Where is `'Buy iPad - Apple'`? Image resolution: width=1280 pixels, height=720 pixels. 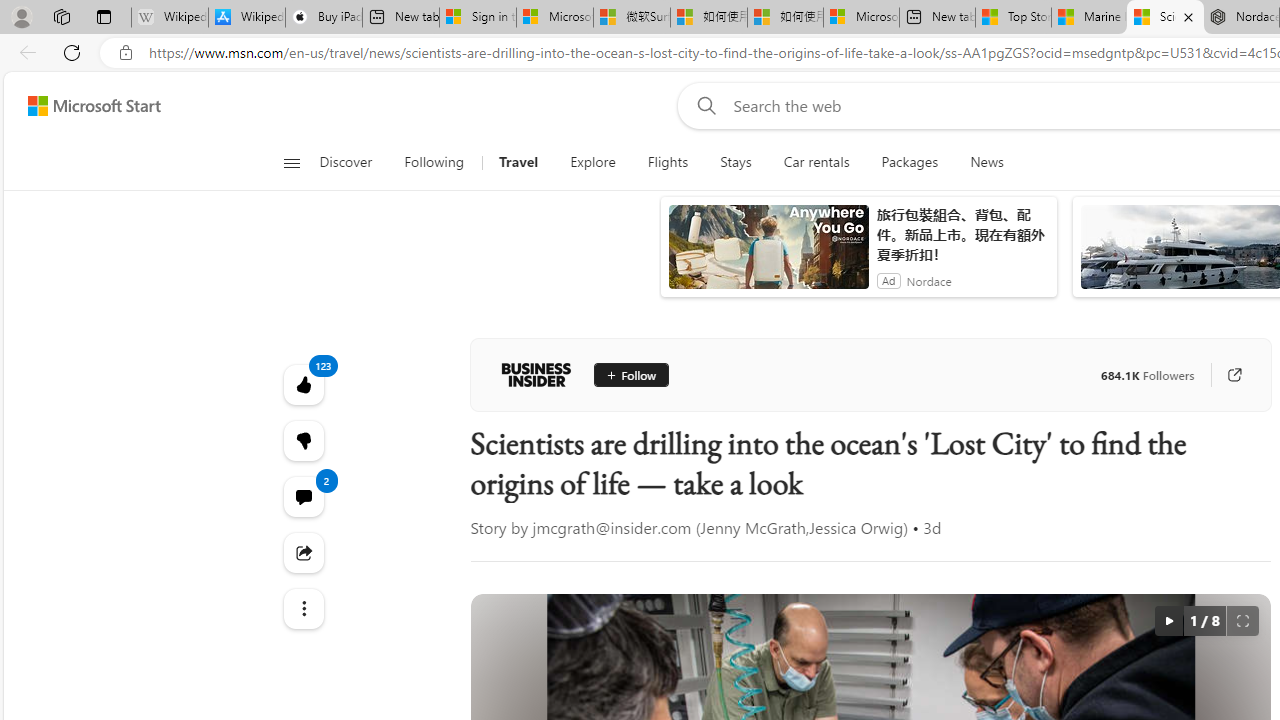
'Buy iPad - Apple' is located at coordinates (323, 17).